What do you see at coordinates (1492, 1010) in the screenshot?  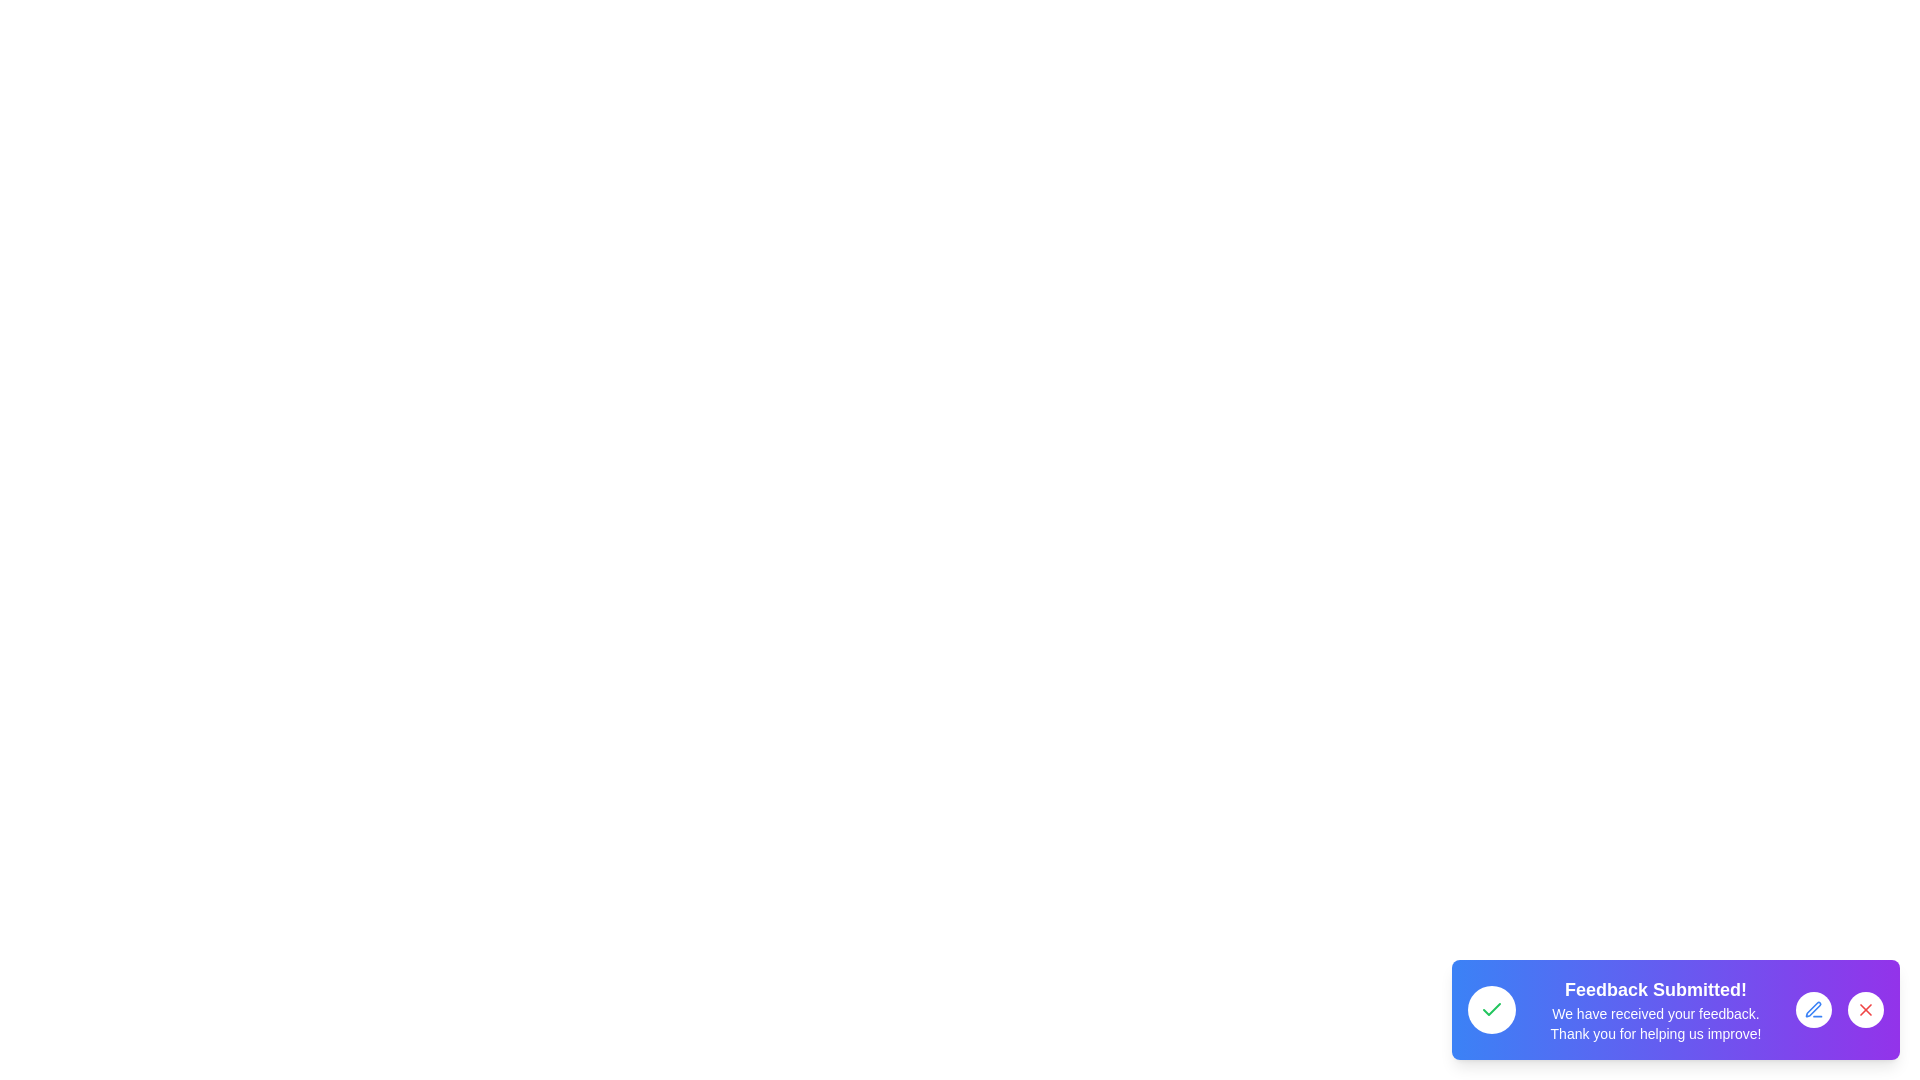 I see `the success icon to observe its state` at bounding box center [1492, 1010].